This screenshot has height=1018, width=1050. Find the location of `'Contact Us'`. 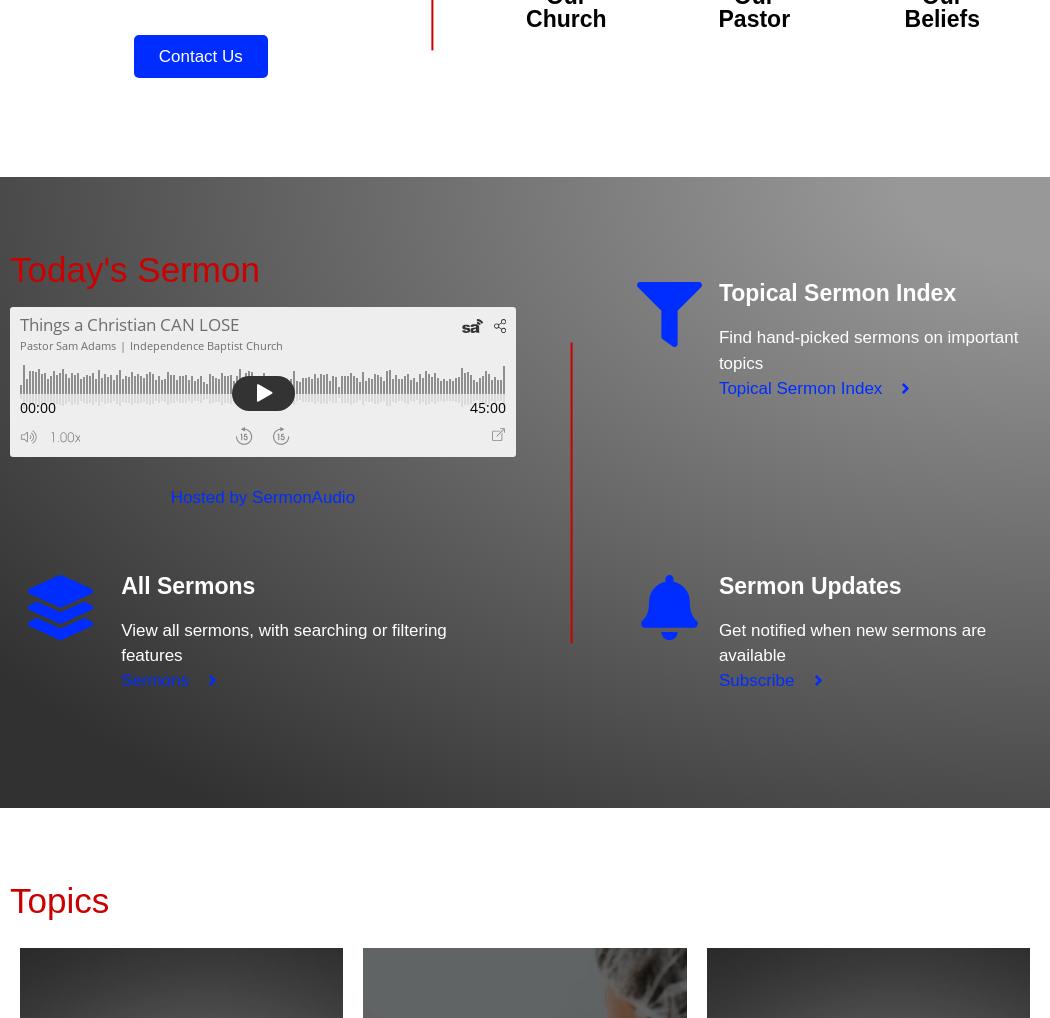

'Contact Us' is located at coordinates (199, 56).